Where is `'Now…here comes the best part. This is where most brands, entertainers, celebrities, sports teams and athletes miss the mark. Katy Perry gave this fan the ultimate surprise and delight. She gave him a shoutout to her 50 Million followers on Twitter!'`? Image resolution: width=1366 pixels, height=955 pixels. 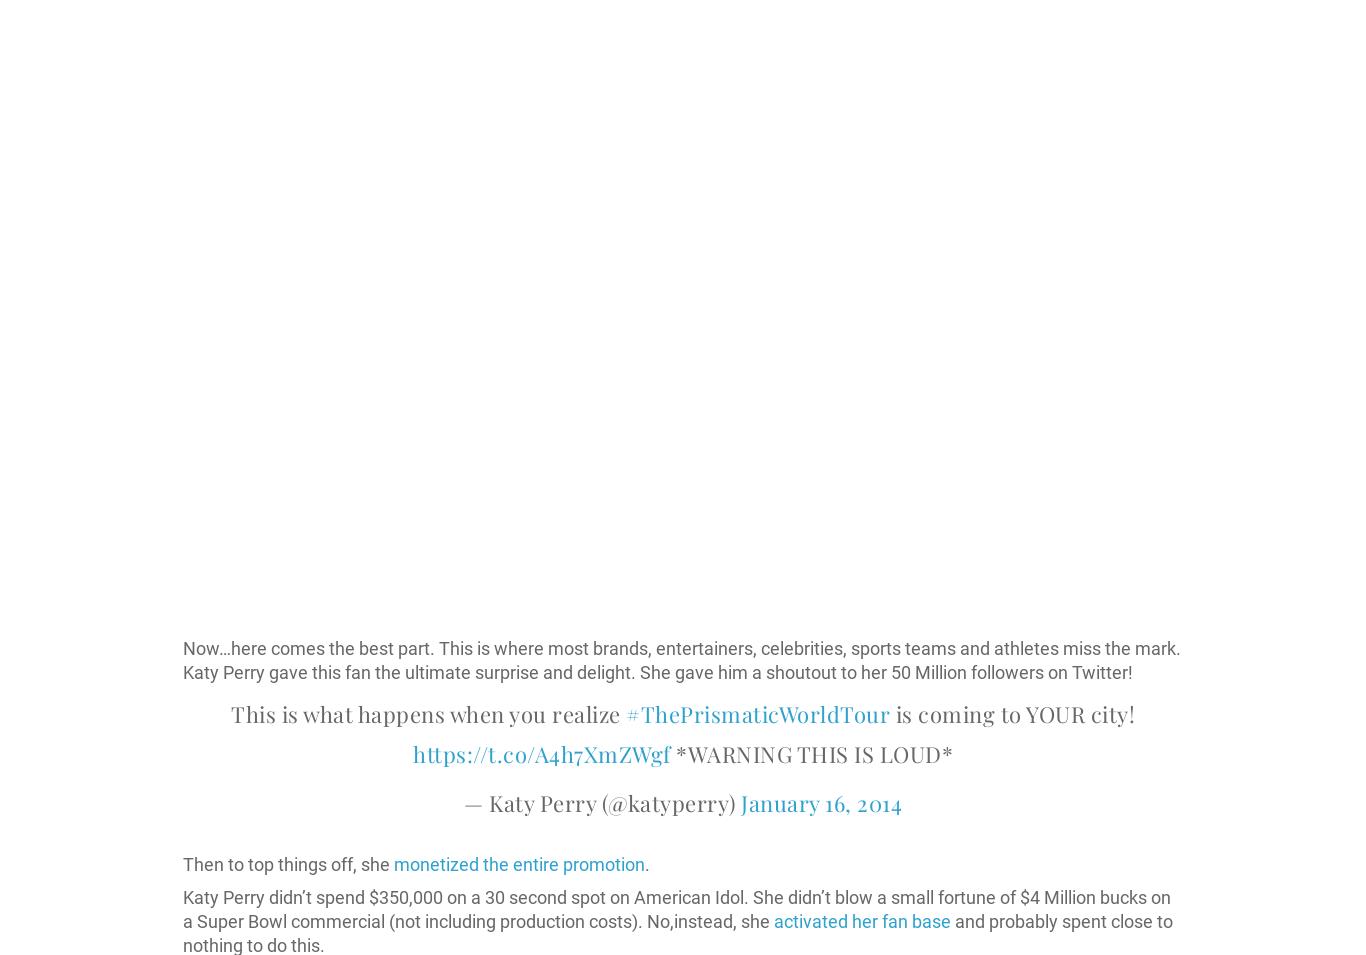
'Now…here comes the best part. This is where most brands, entertainers, celebrities, sports teams and athletes miss the mark. Katy Perry gave this fan the ultimate surprise and delight. She gave him a shoutout to her 50 Million followers on Twitter!' is located at coordinates (681, 659).